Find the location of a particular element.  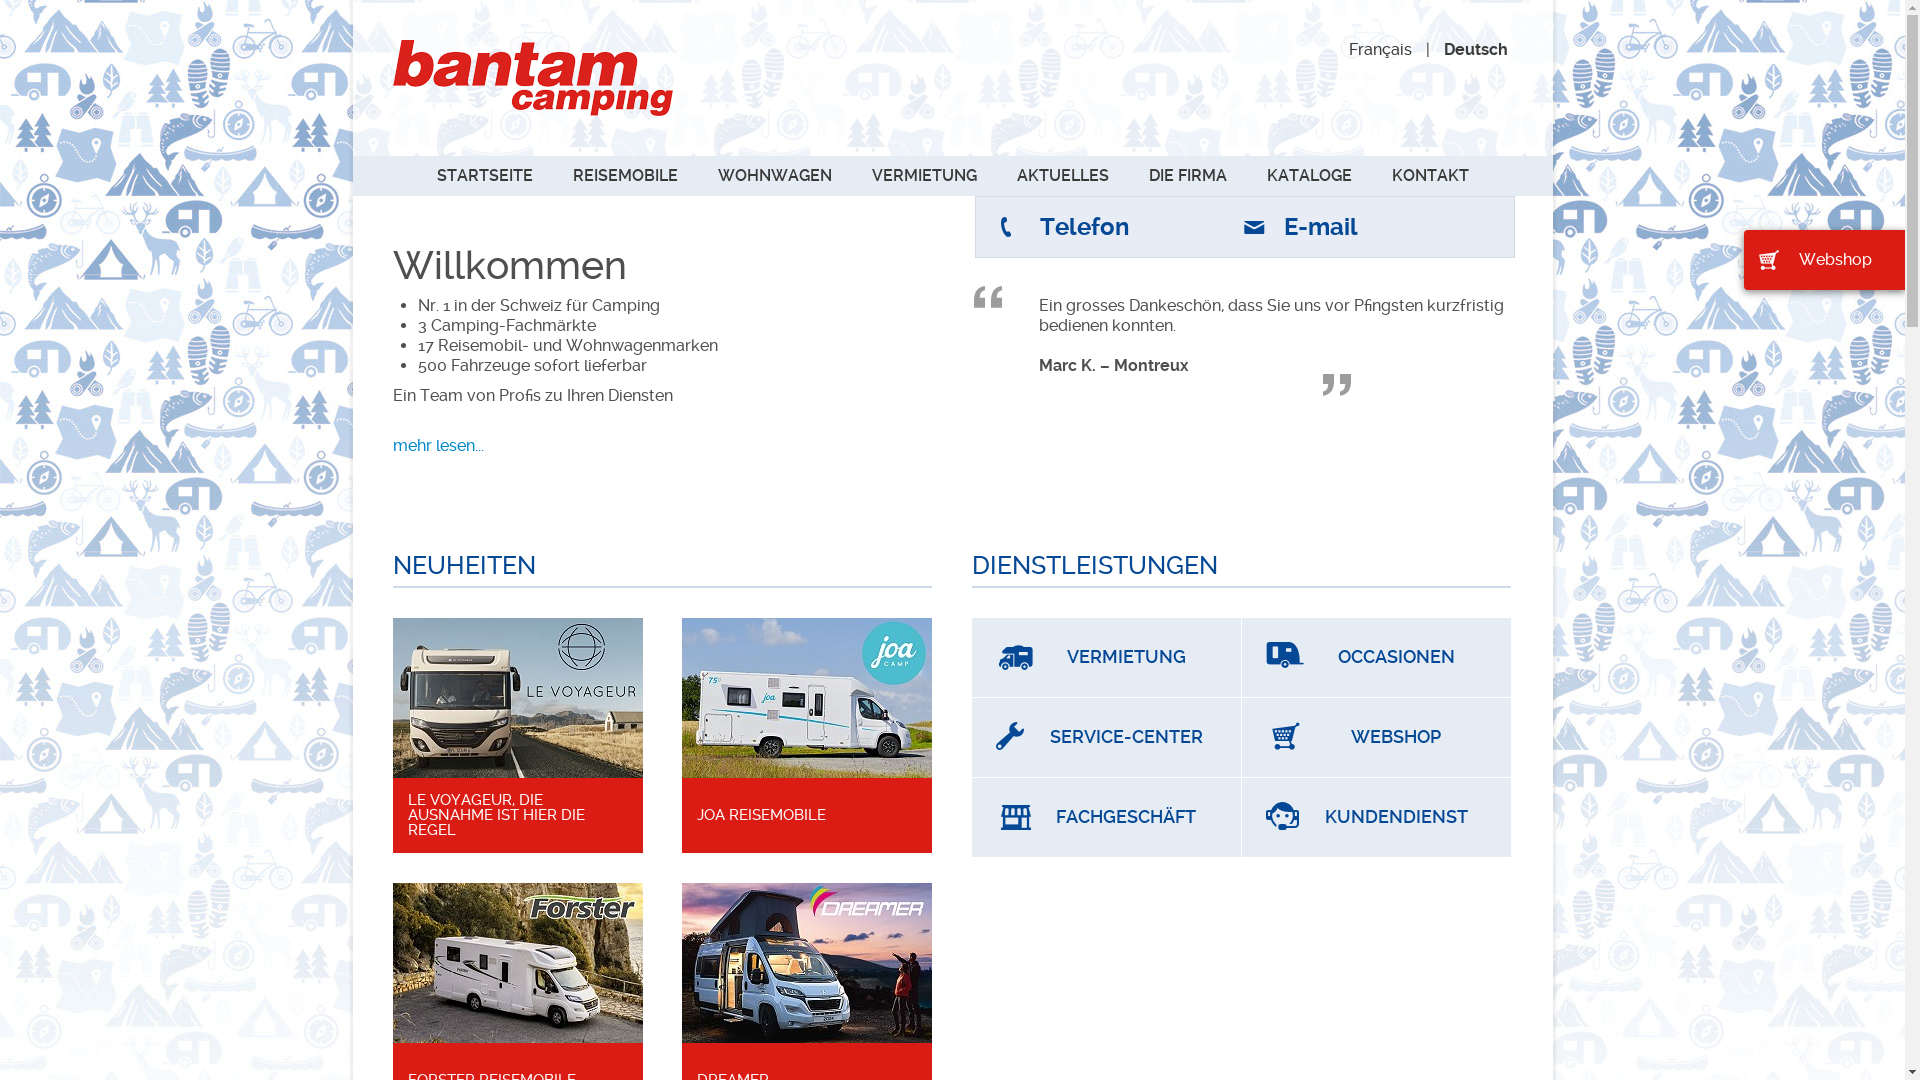

'Telefon' is located at coordinates (1083, 226).